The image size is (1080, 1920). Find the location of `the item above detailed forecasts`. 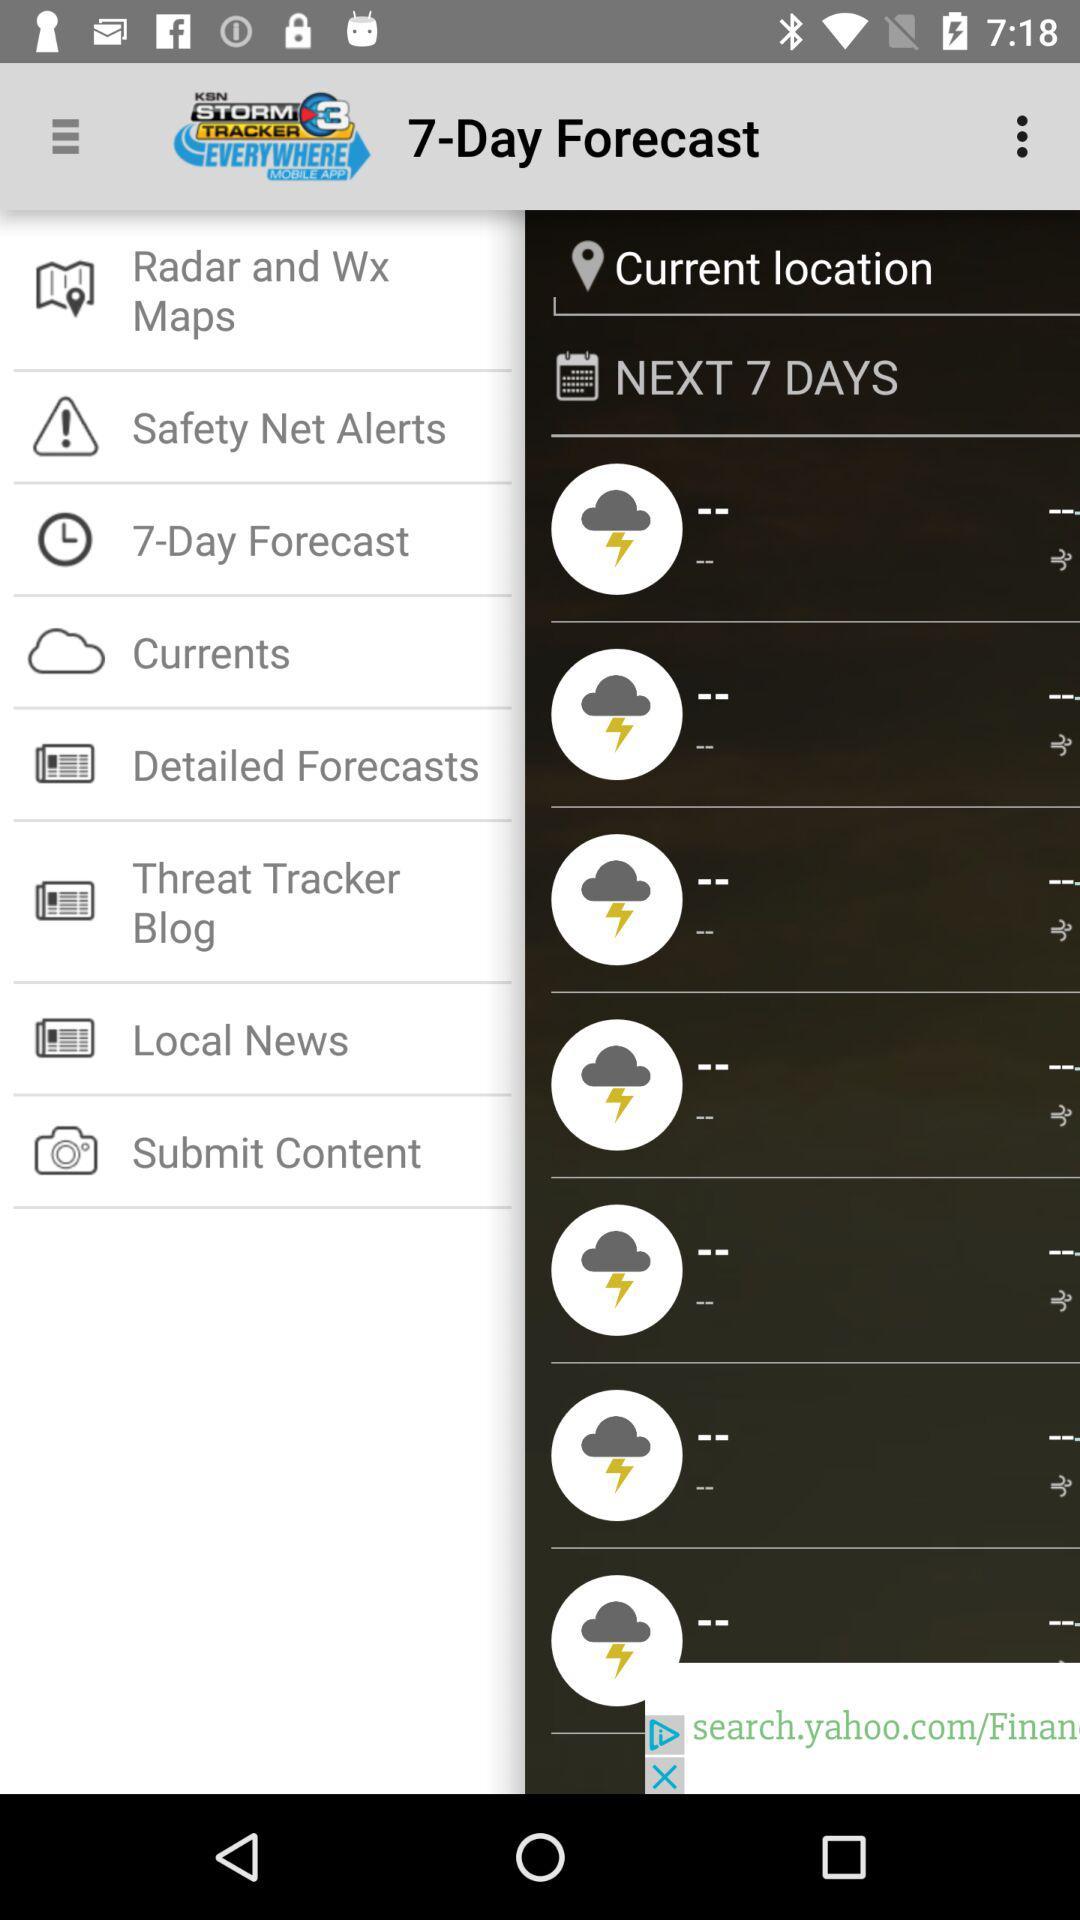

the item above detailed forecasts is located at coordinates (315, 651).